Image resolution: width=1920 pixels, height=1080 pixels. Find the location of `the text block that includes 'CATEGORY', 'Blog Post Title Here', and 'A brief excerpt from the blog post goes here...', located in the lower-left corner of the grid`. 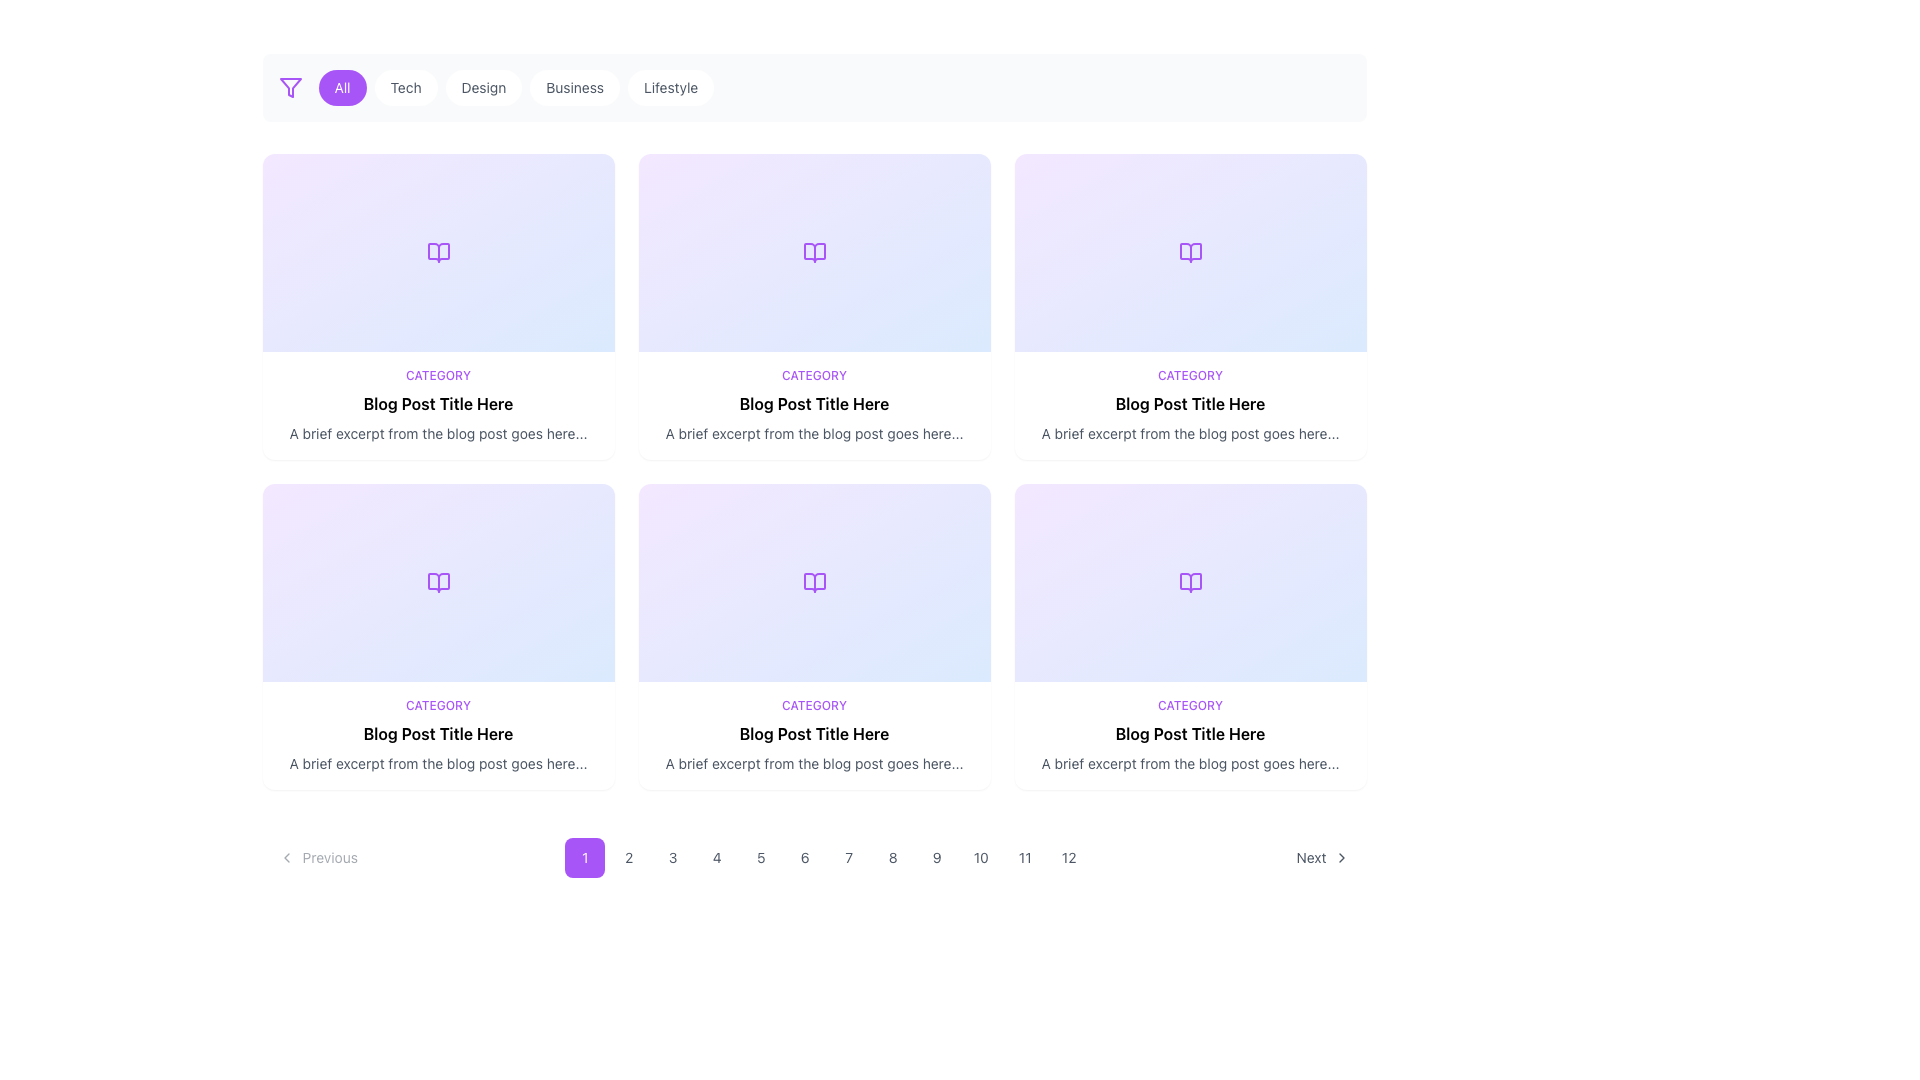

the text block that includes 'CATEGORY', 'Blog Post Title Here', and 'A brief excerpt from the blog post goes here...', located in the lower-left corner of the grid is located at coordinates (437, 736).